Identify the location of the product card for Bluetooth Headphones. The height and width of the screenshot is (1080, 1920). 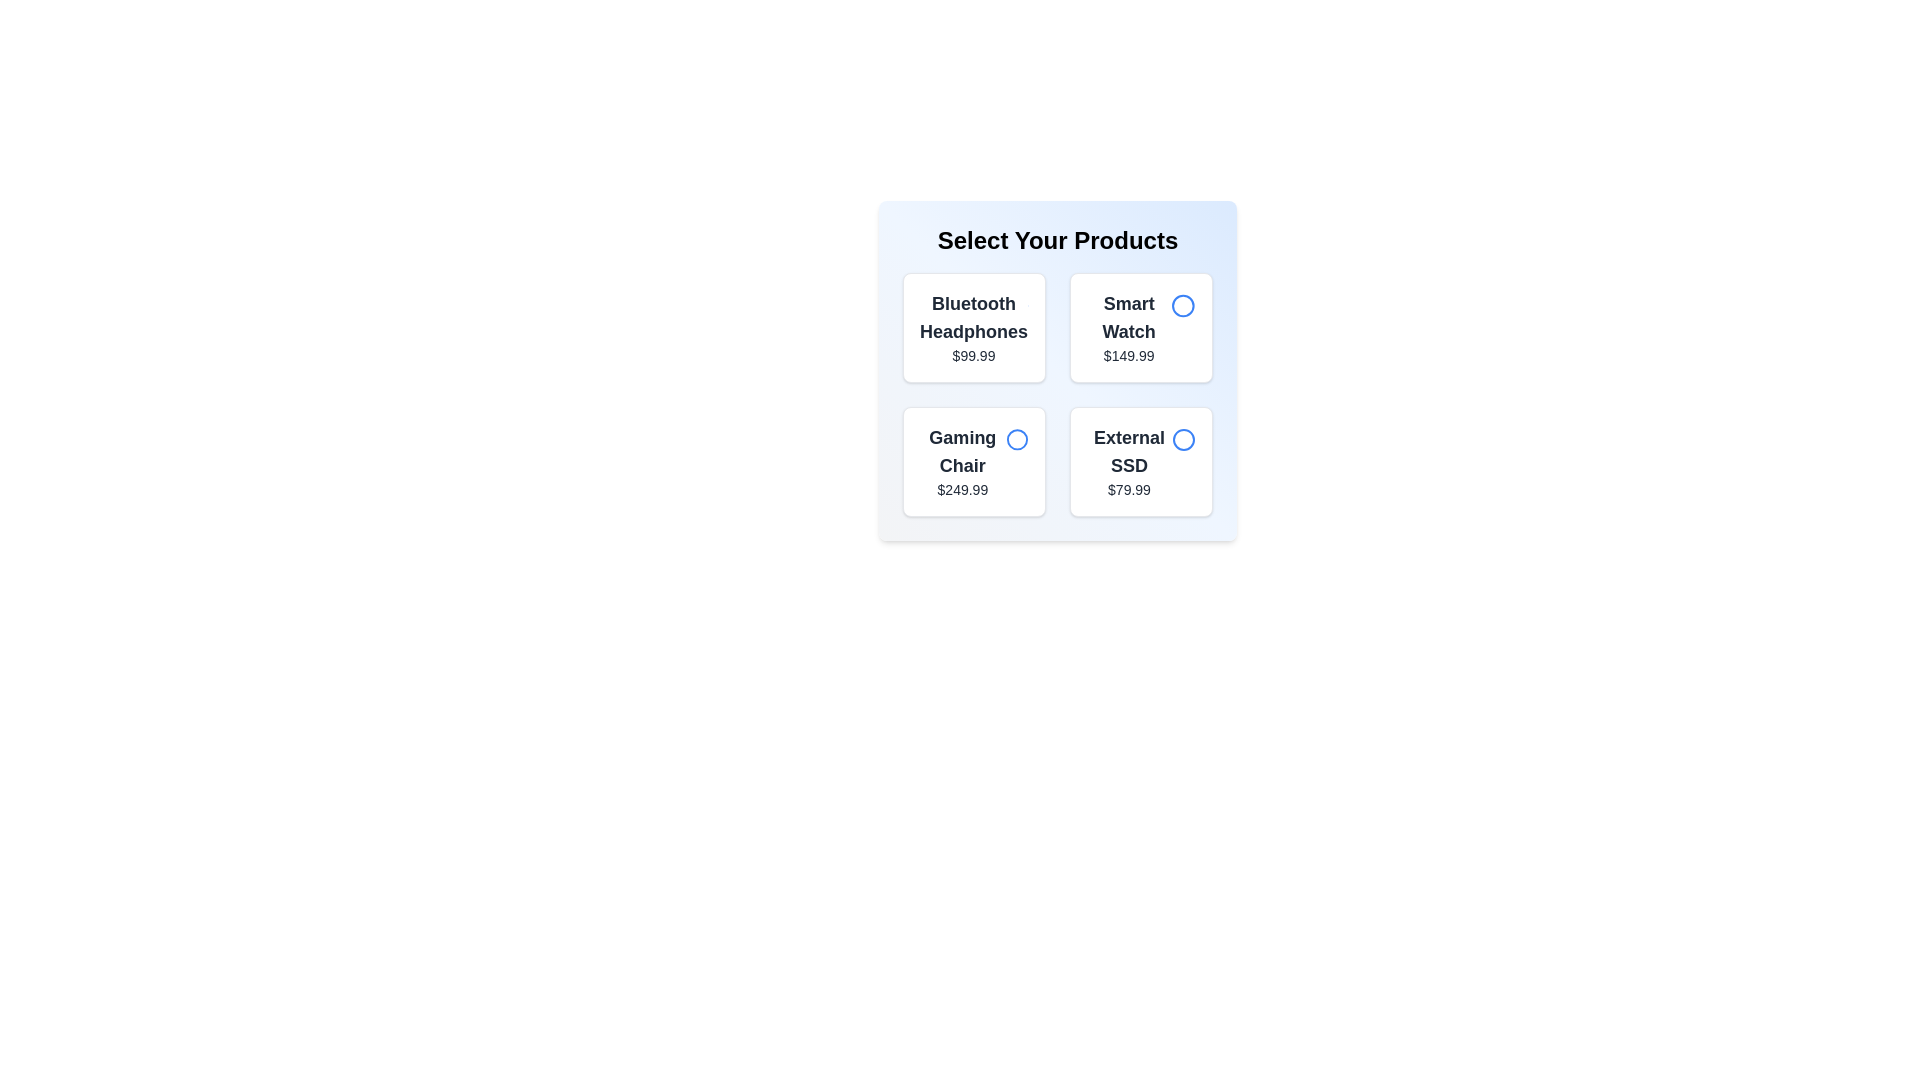
(974, 326).